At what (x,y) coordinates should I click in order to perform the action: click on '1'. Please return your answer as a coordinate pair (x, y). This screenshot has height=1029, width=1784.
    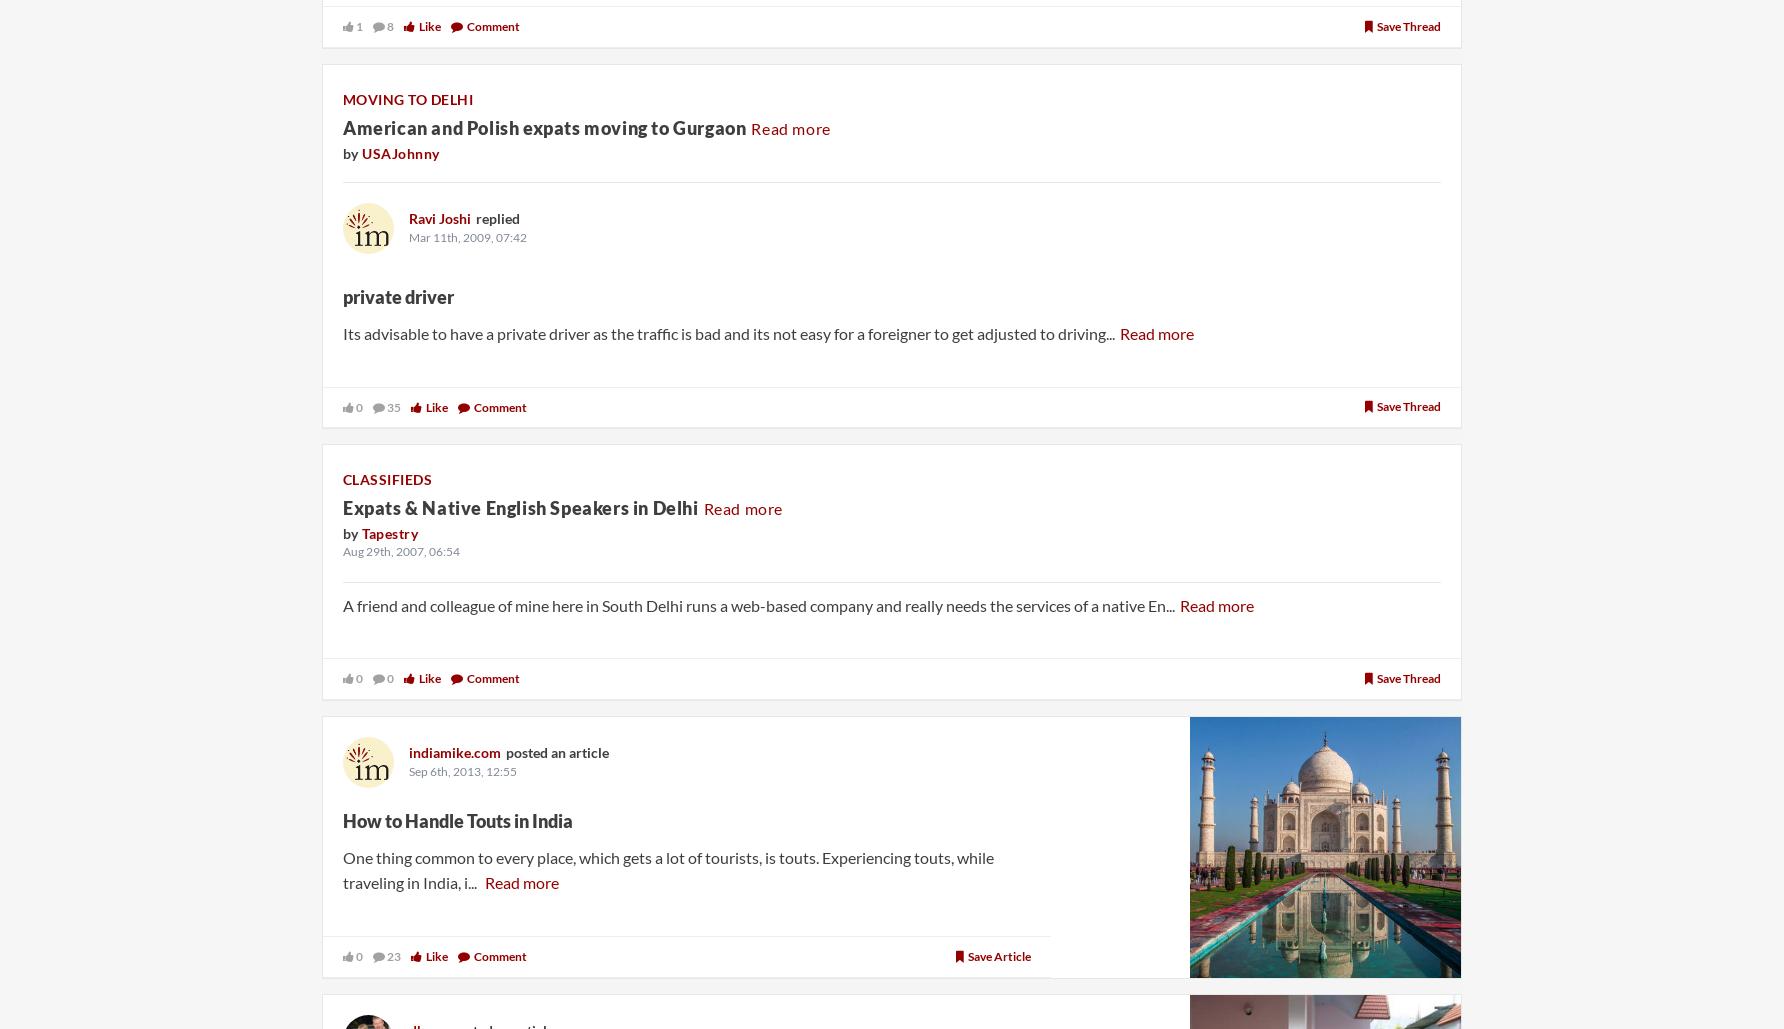
    Looking at the image, I should click on (357, 26).